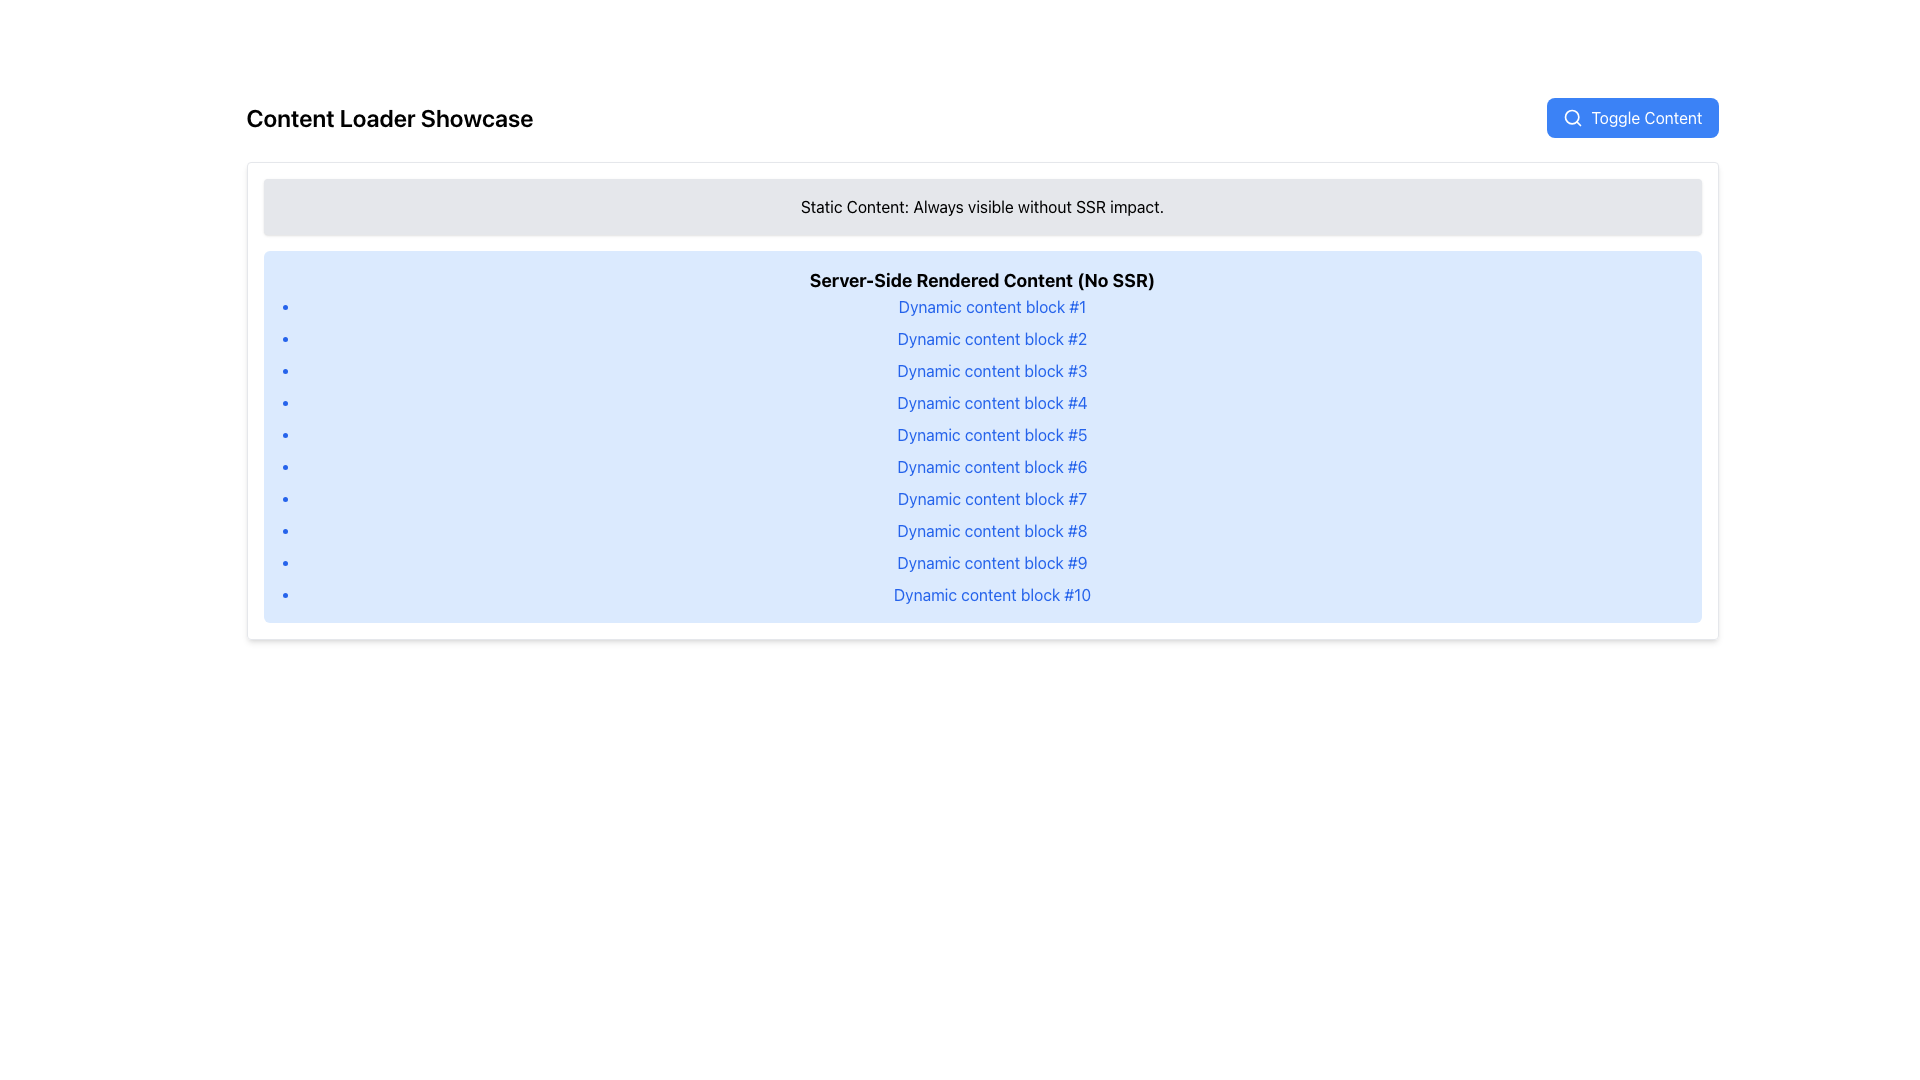  What do you see at coordinates (992, 402) in the screenshot?
I see `the fourth text label in a list of ten items located in the center of the content area of the page` at bounding box center [992, 402].